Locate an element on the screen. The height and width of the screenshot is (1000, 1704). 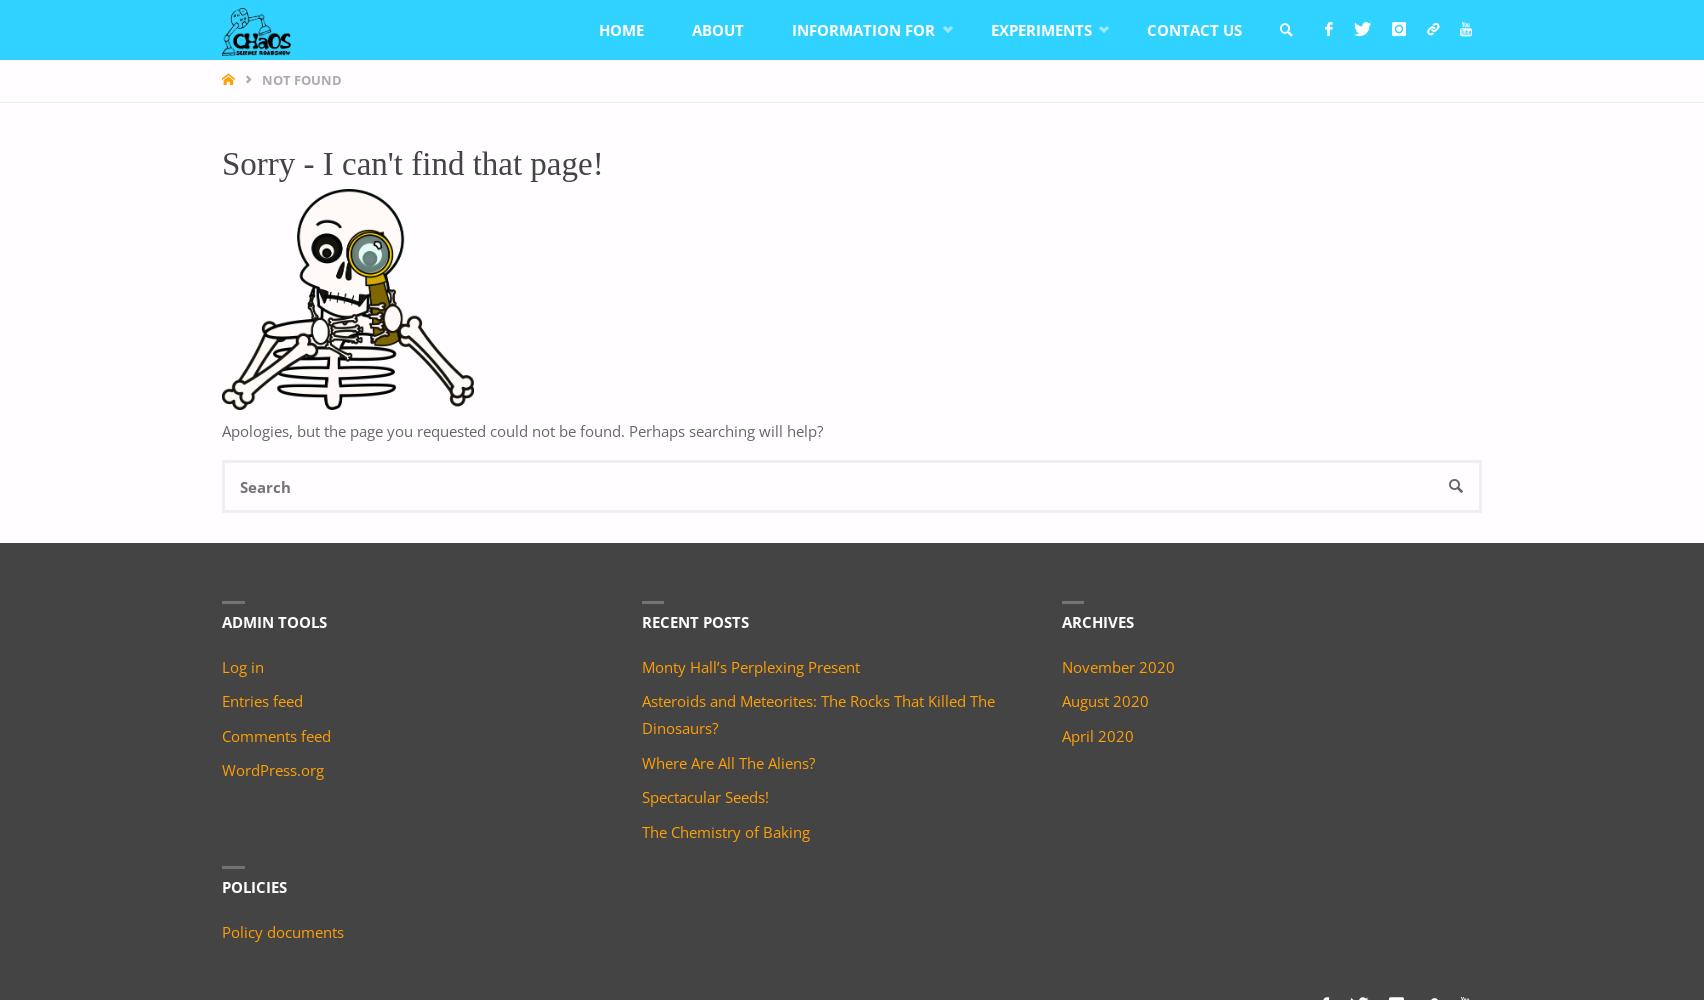
'Entries feed' is located at coordinates (261, 700).